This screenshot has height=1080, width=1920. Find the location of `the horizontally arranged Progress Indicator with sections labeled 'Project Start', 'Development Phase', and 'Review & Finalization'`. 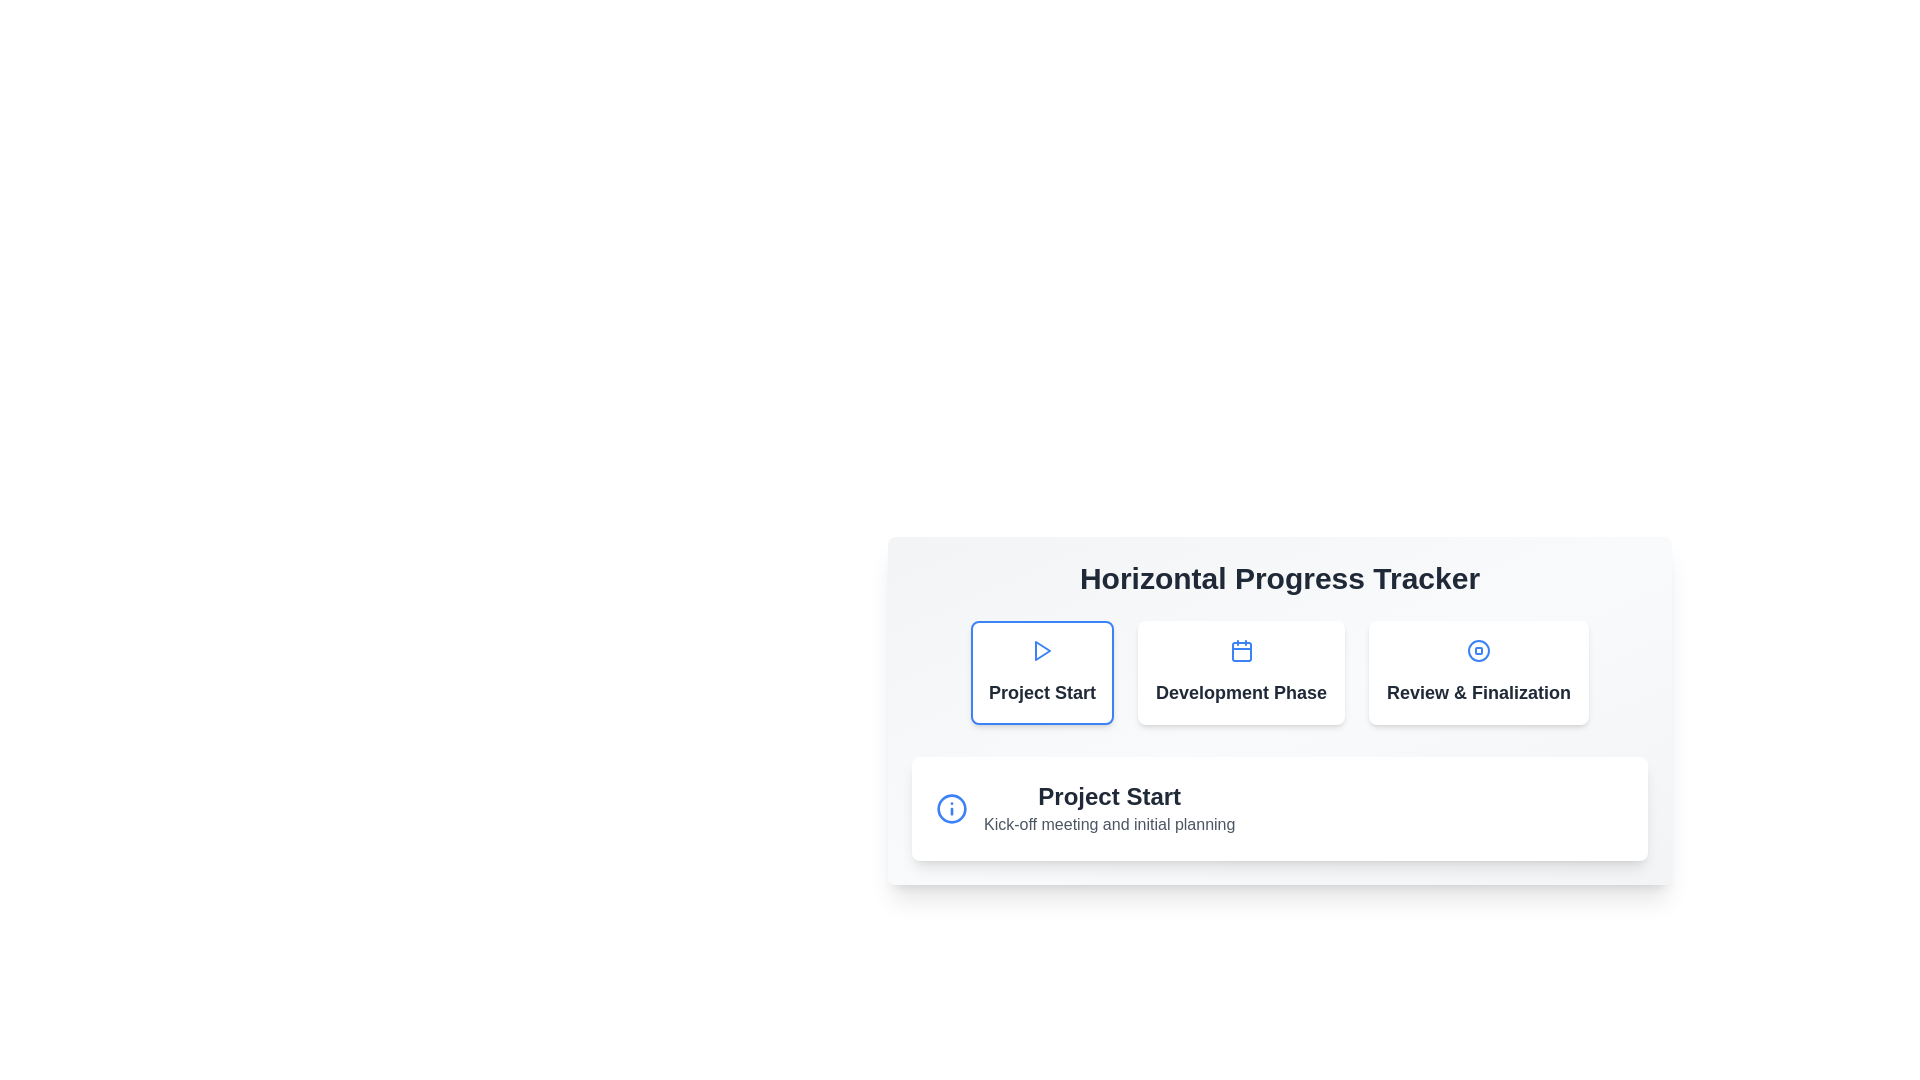

the horizontally arranged Progress Indicator with sections labeled 'Project Start', 'Development Phase', and 'Review & Finalization' is located at coordinates (1280, 709).